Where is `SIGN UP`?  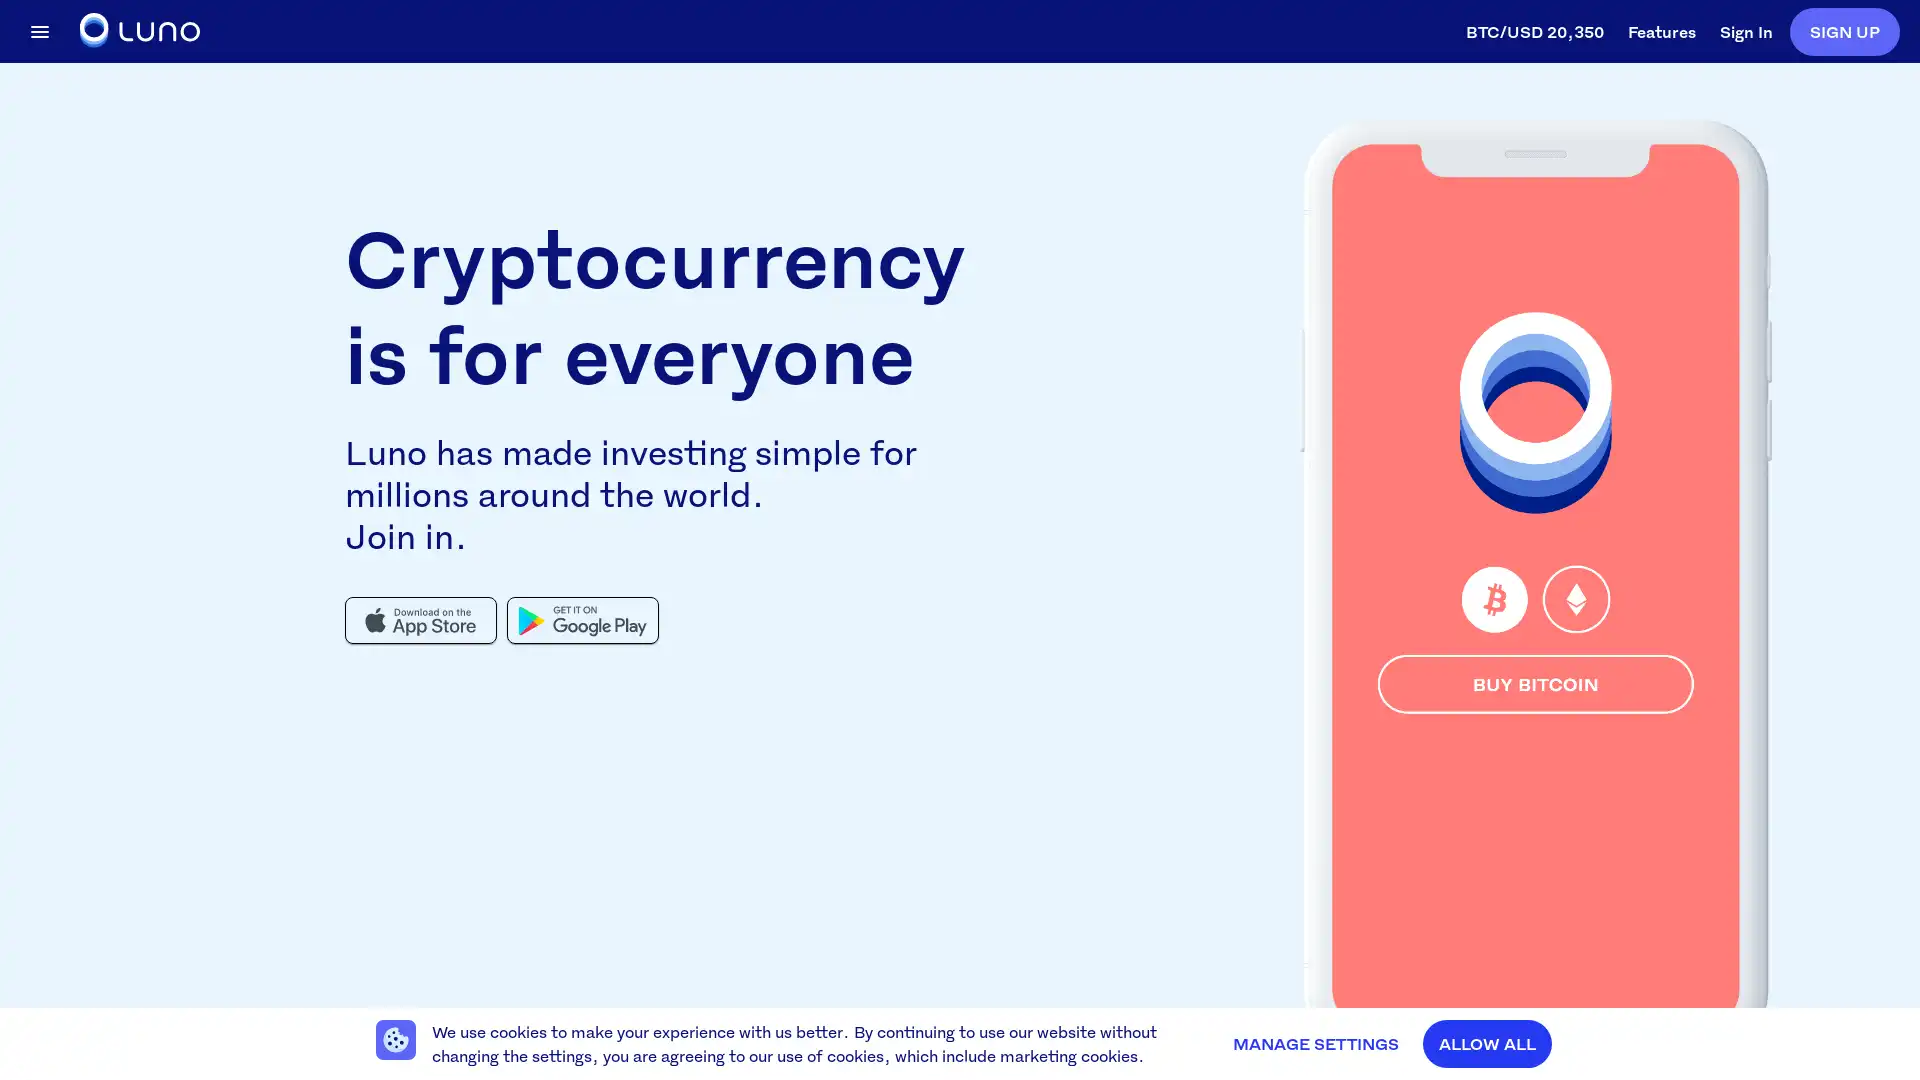 SIGN UP is located at coordinates (1843, 30).